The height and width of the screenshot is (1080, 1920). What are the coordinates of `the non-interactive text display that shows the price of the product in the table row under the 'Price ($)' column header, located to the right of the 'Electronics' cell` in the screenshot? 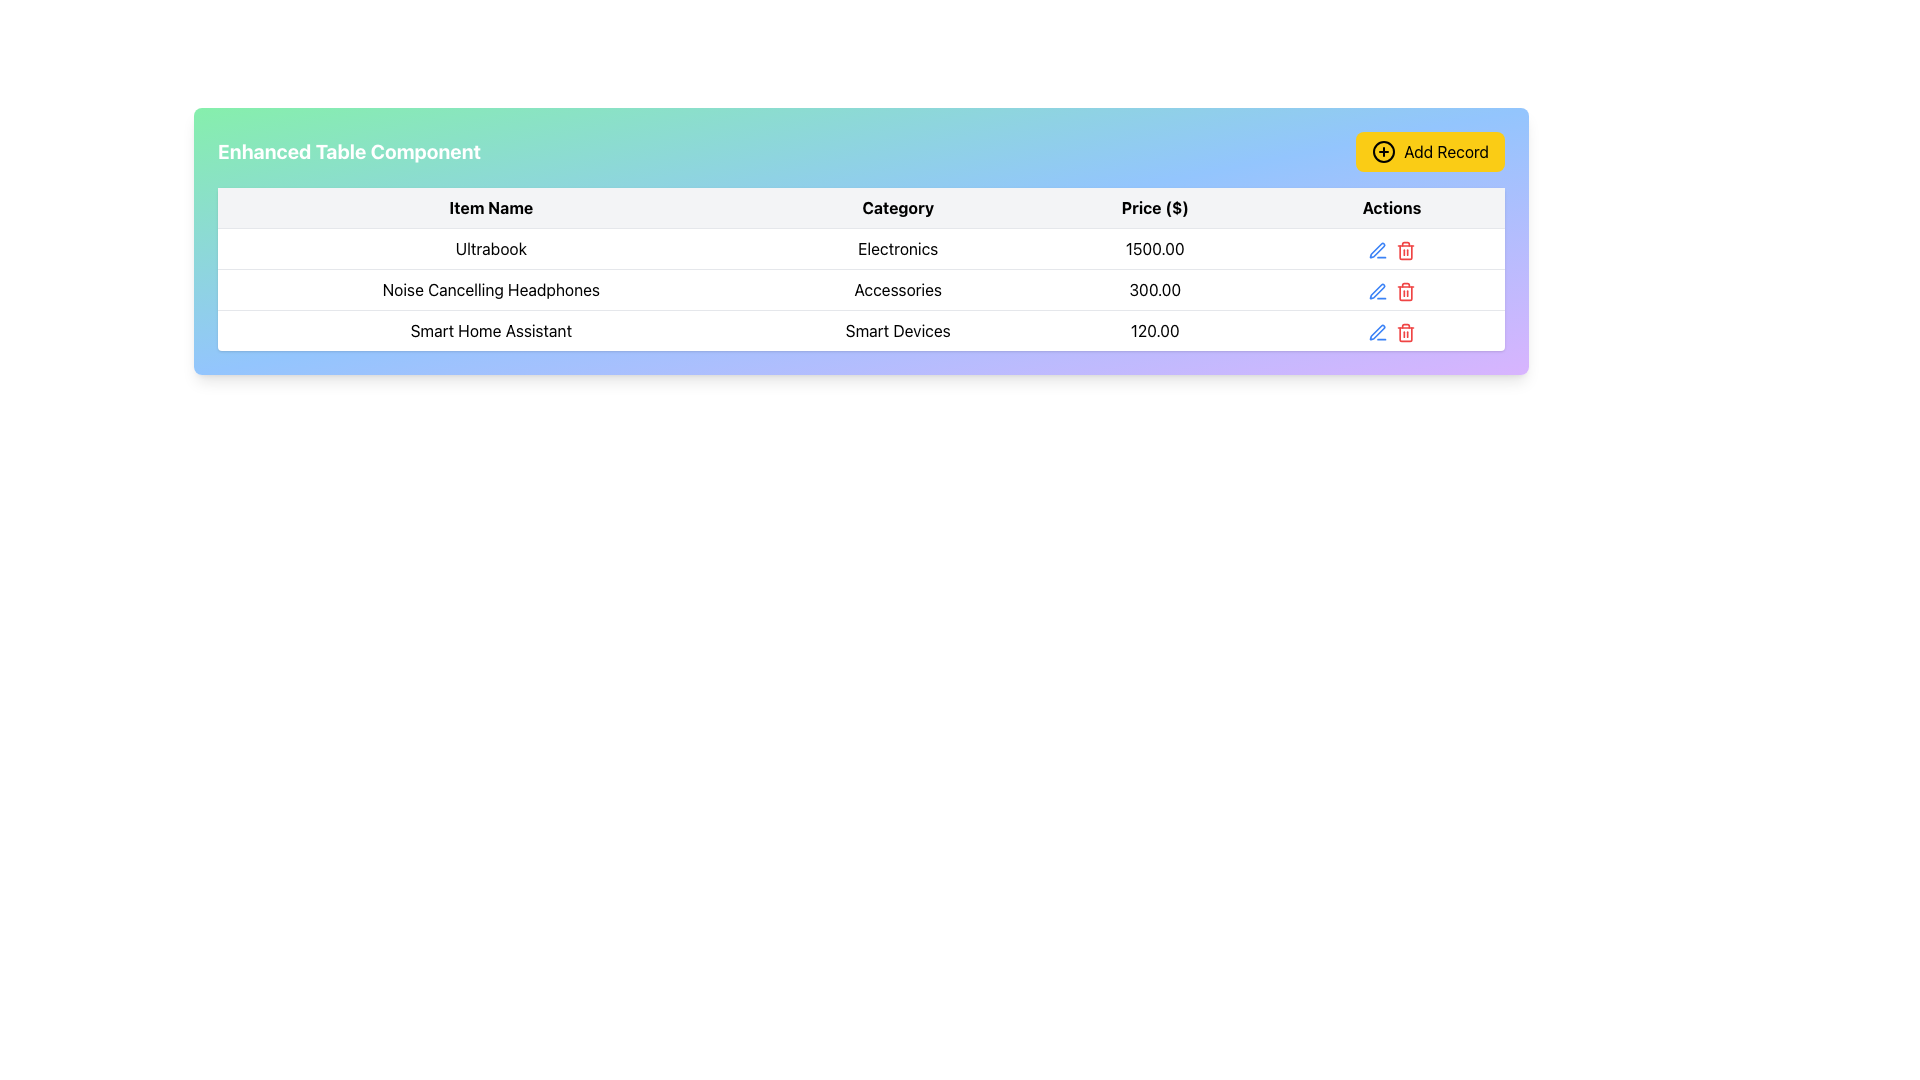 It's located at (1155, 248).